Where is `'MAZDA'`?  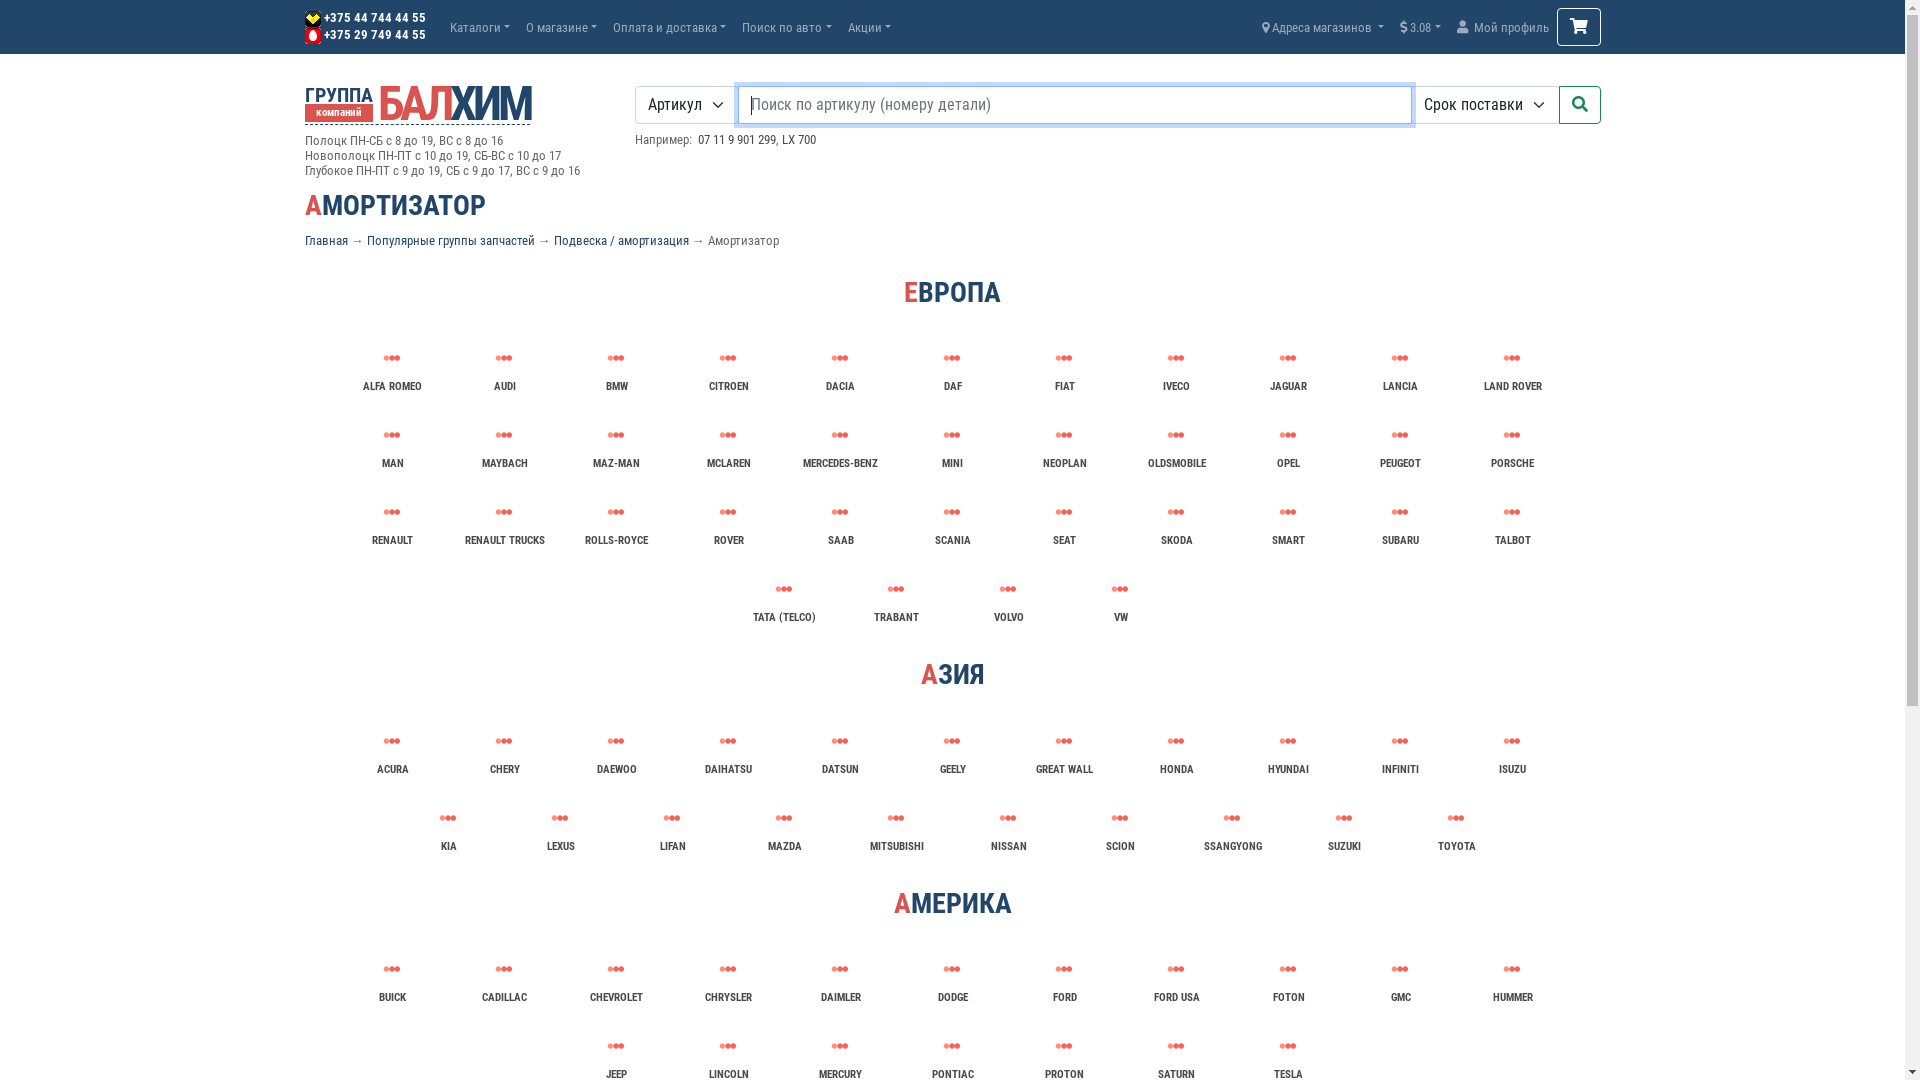
'MAZDA' is located at coordinates (783, 825).